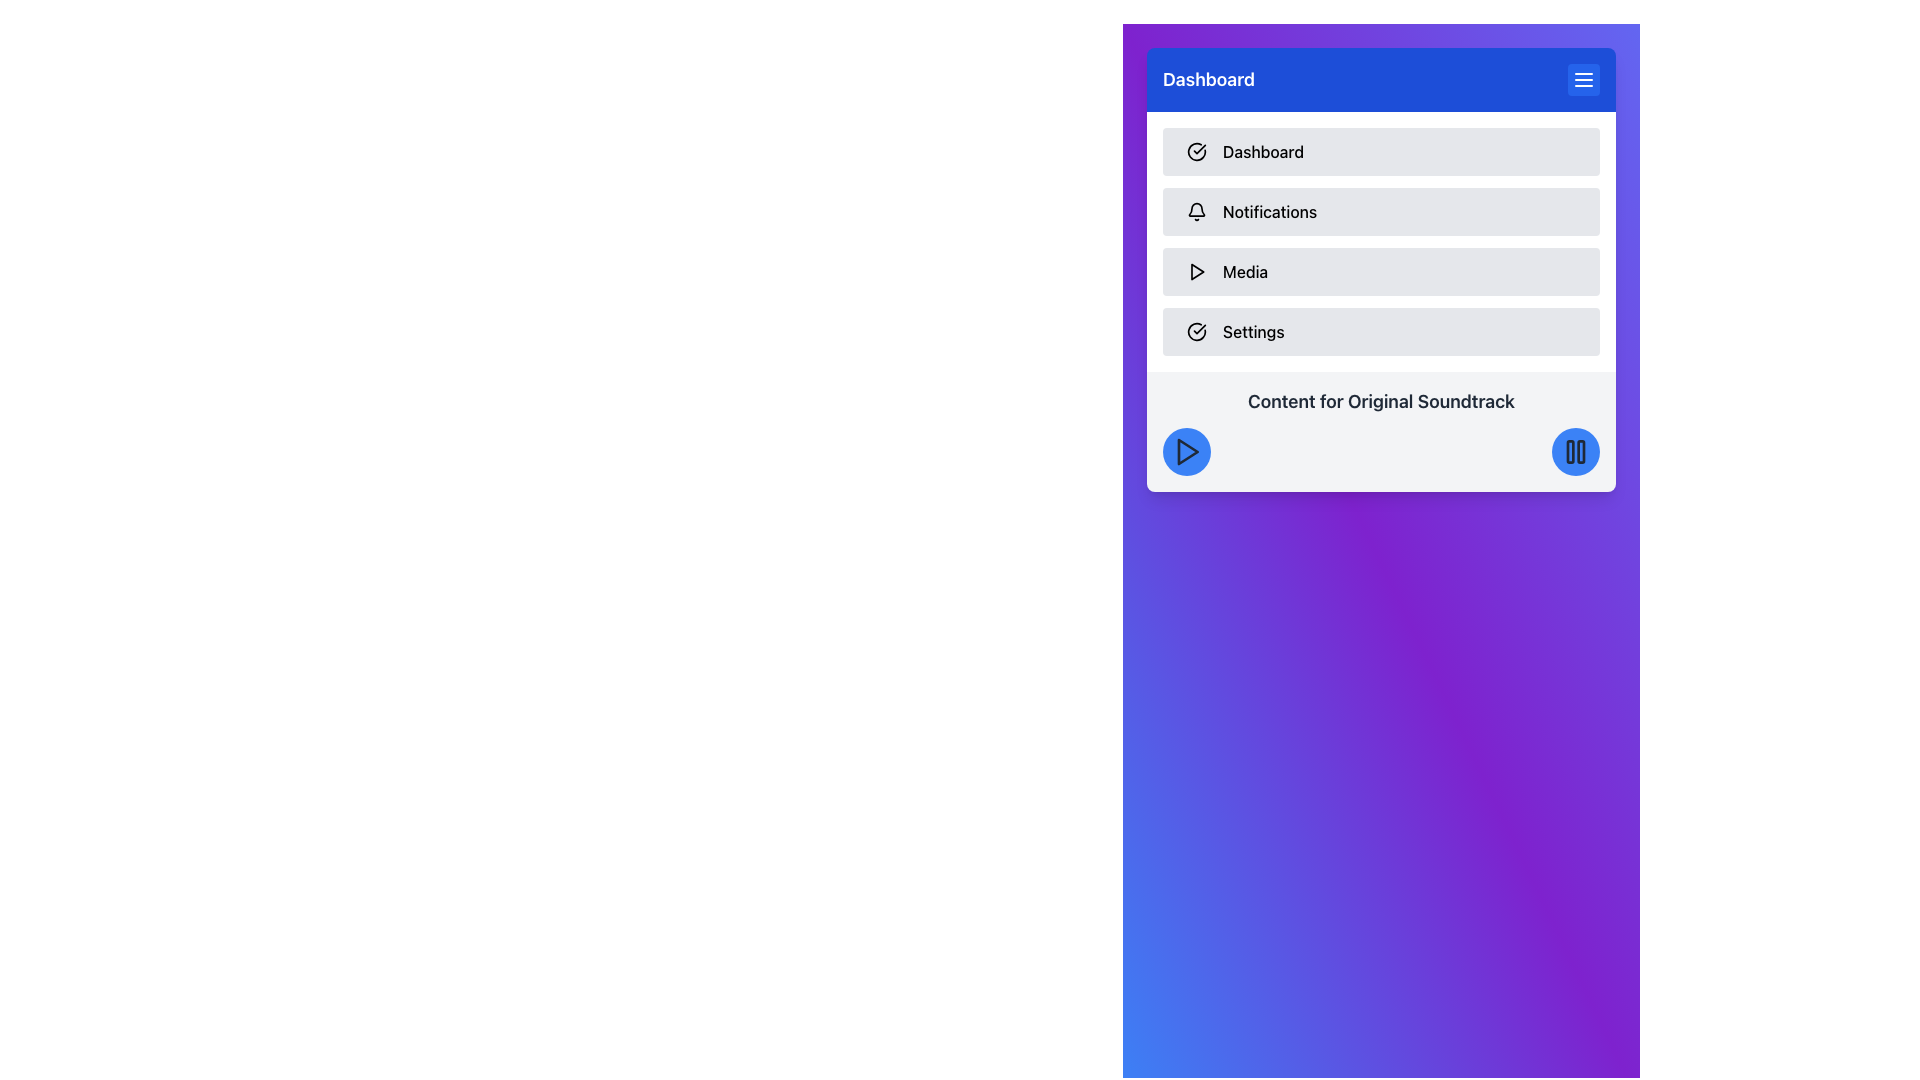 This screenshot has height=1080, width=1920. What do you see at coordinates (1188, 451) in the screenshot?
I see `the triangular play button icon located within a circular button at the bottom-left section of the main interface` at bounding box center [1188, 451].